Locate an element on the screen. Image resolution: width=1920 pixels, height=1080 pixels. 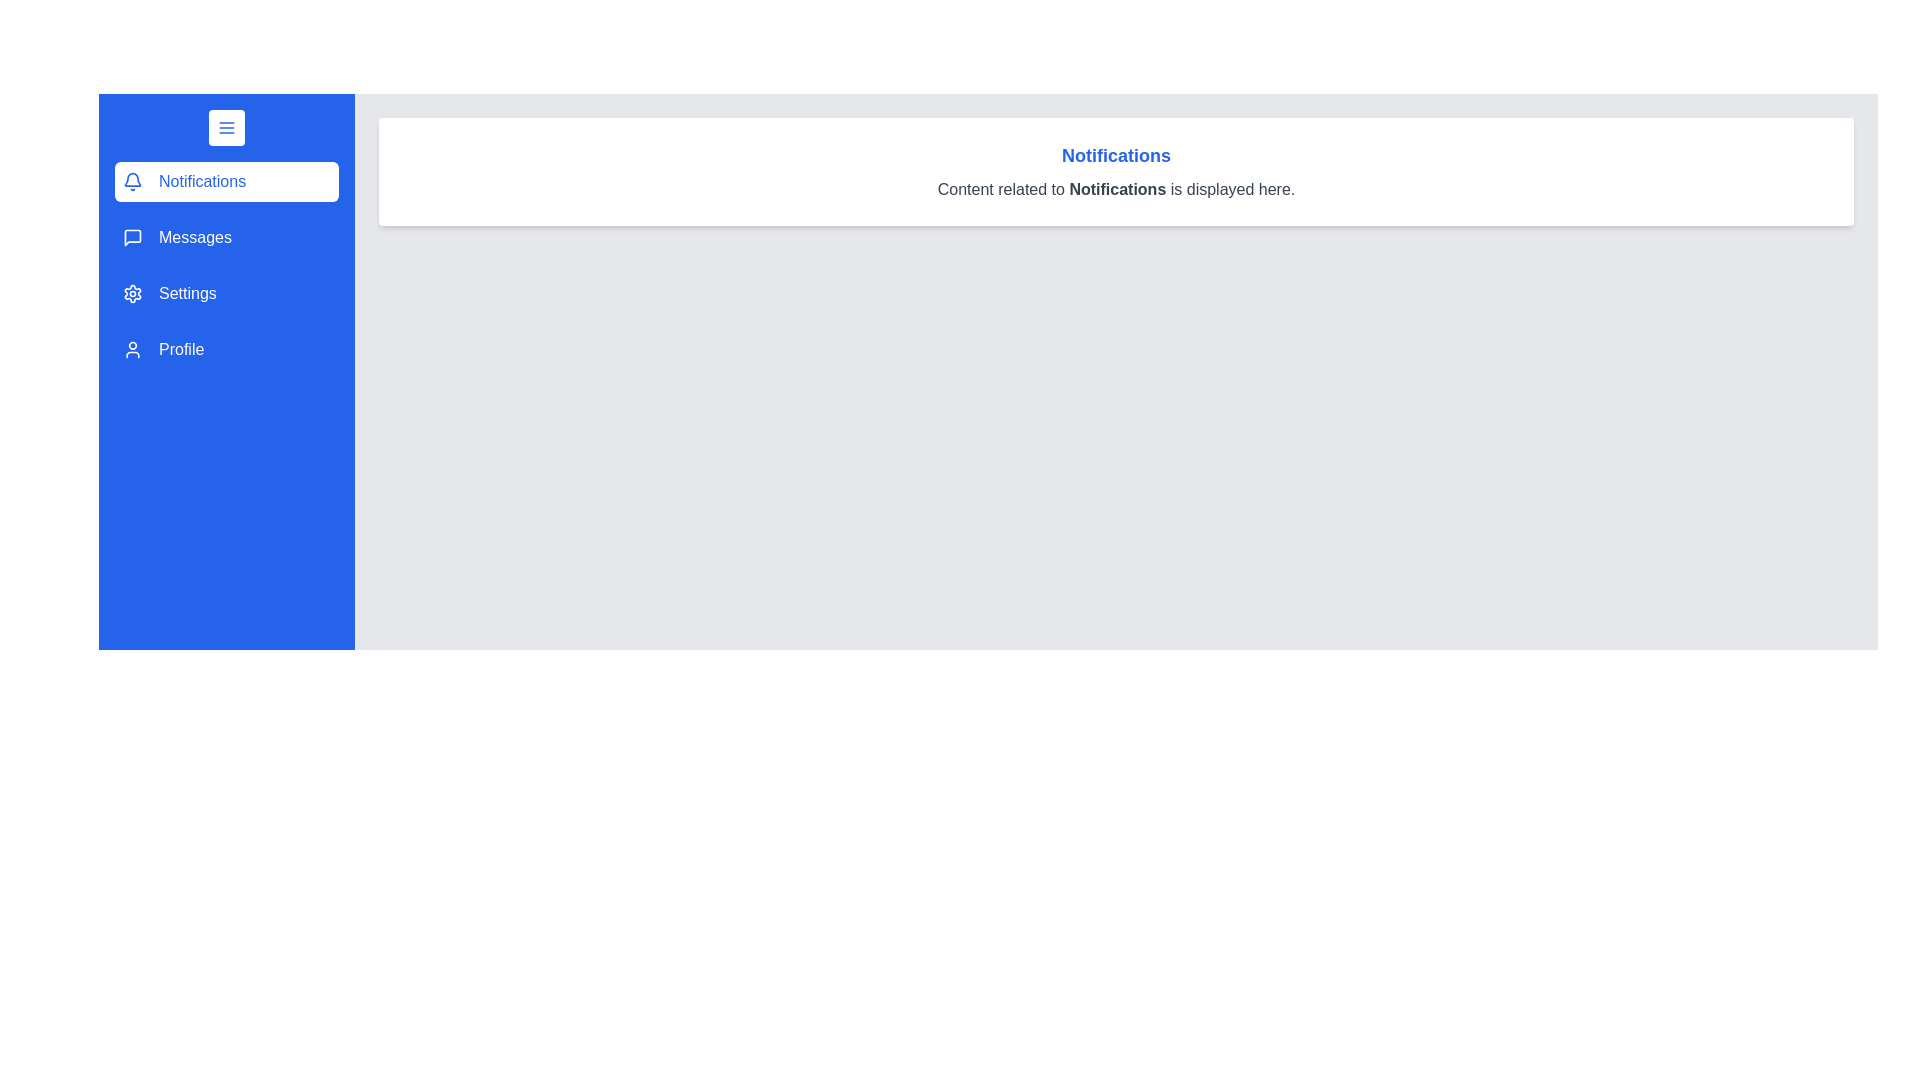
the menu item labeled Messages is located at coordinates (226, 237).